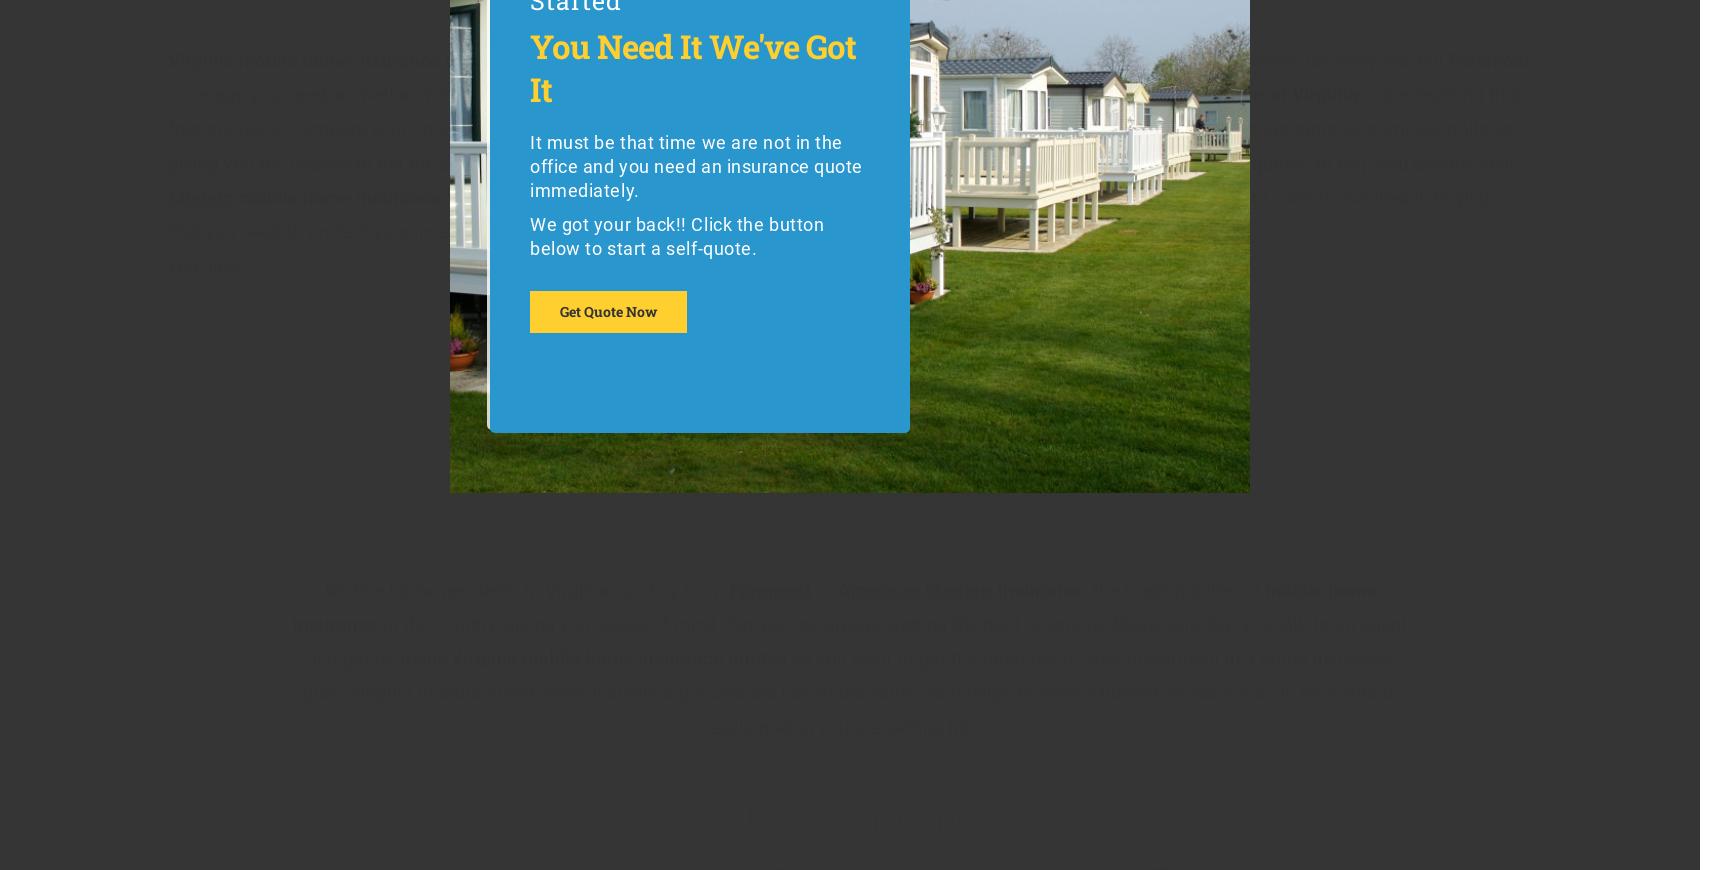 This screenshot has height=870, width=1723. I want to click on 'We got your back!! Click the button below to get a quote.', so click(676, 224).